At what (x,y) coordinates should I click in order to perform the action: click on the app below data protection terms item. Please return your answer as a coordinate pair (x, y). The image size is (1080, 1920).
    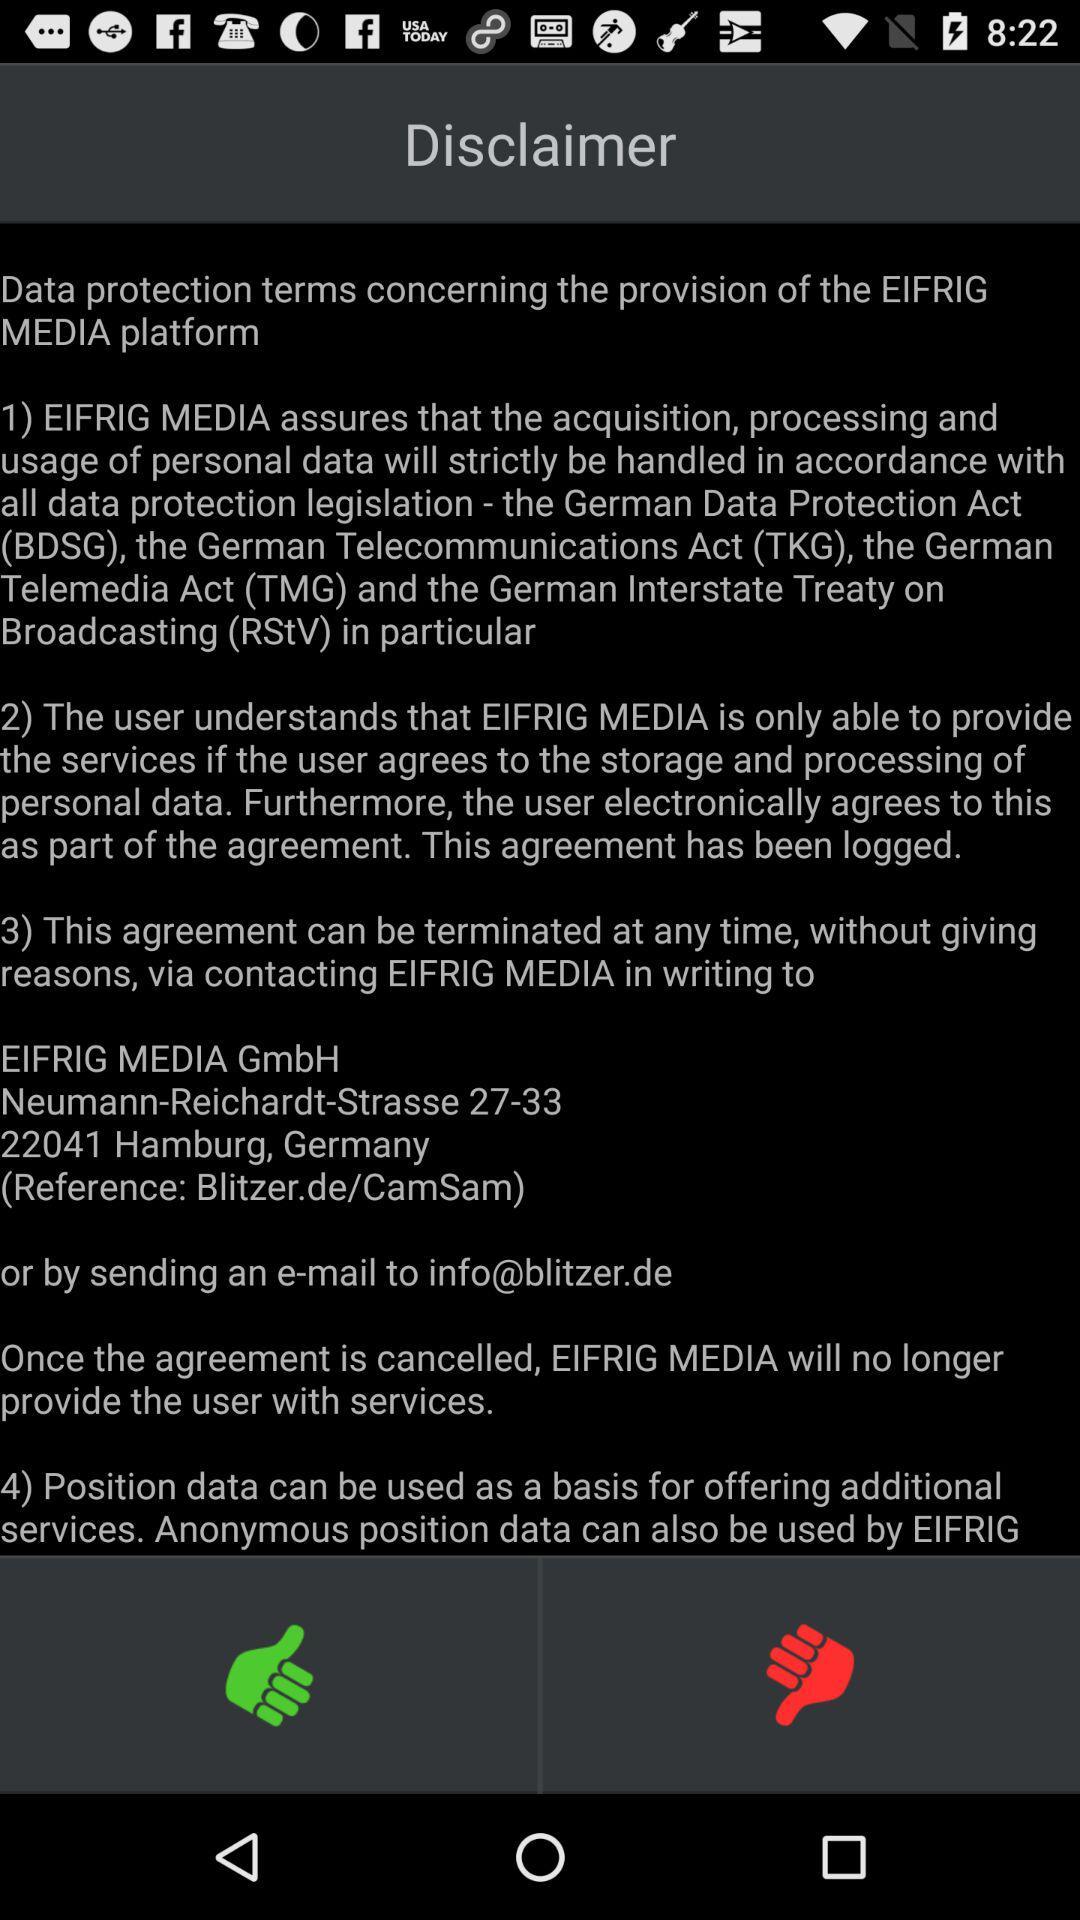
    Looking at the image, I should click on (270, 1674).